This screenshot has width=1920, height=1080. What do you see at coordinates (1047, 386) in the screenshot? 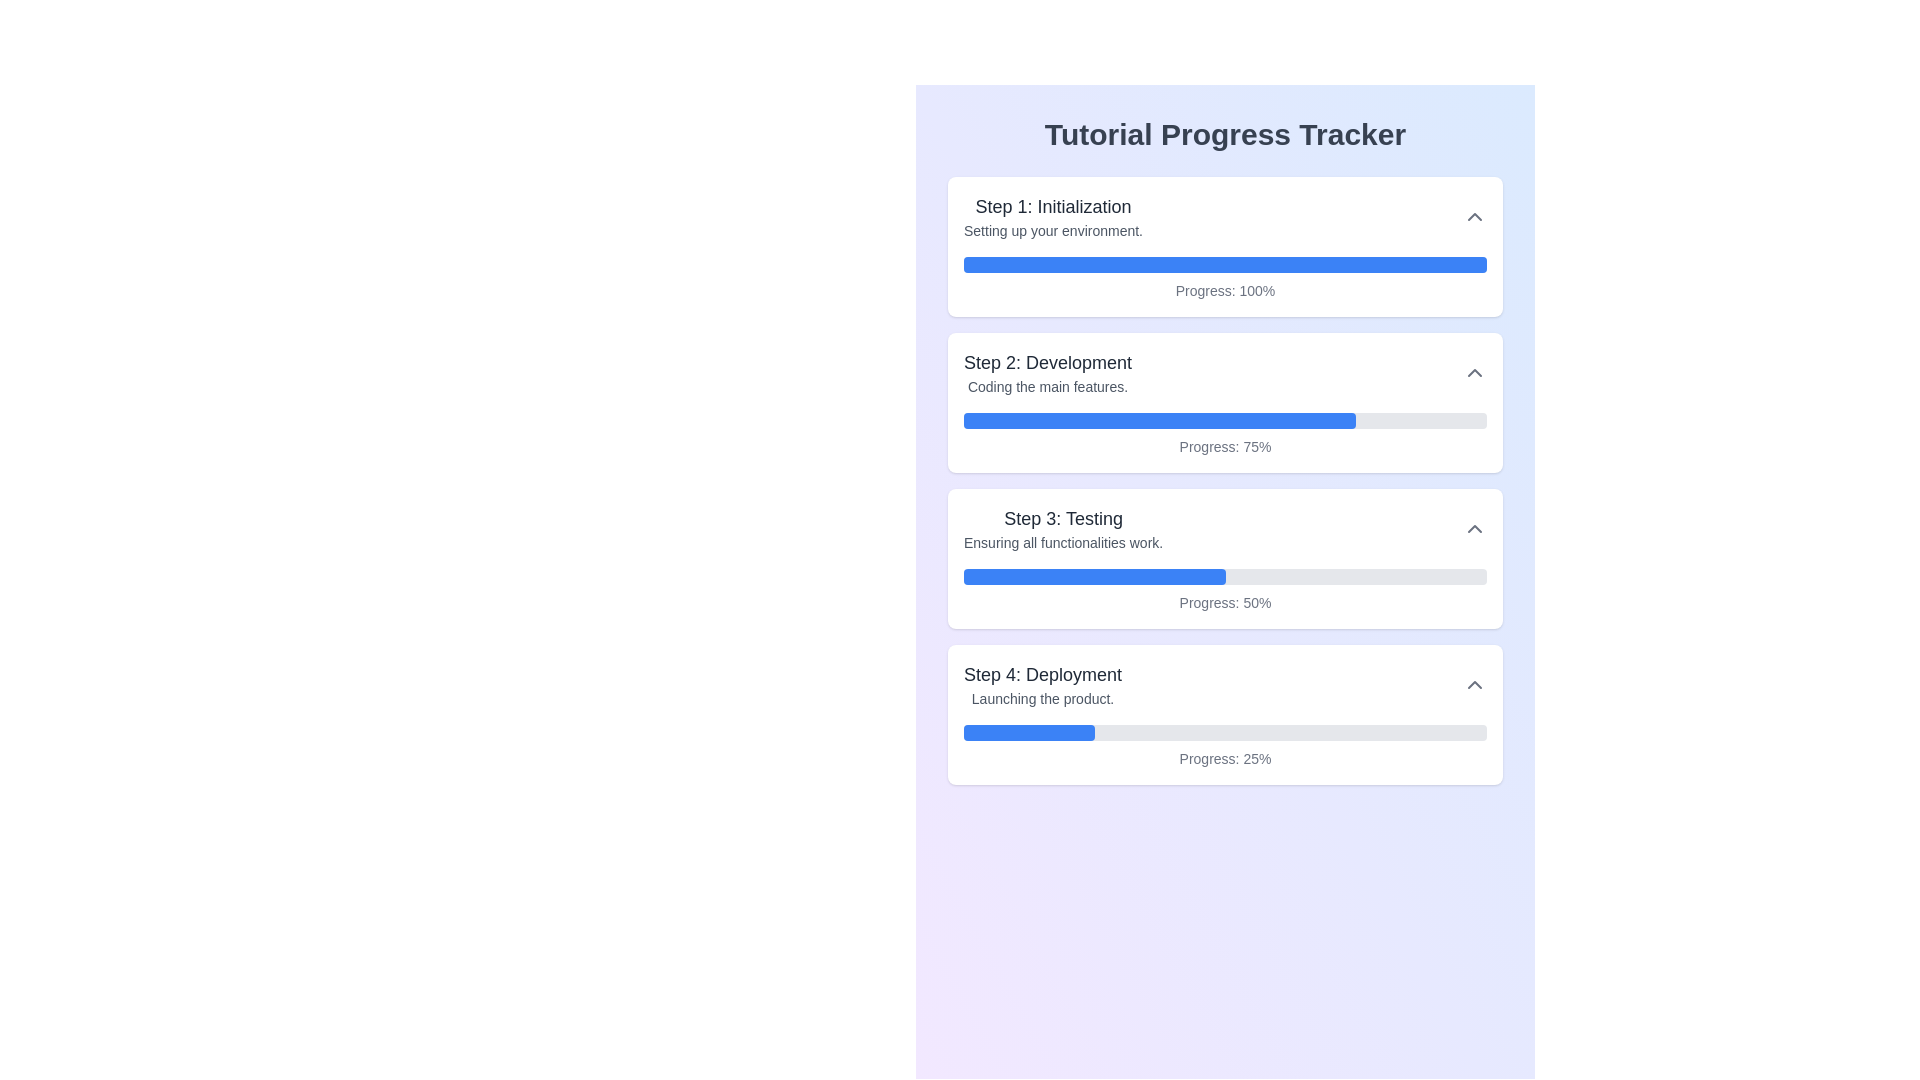
I see `the static text element that reads 'Coding the main features.' which is located beneath 'Step 2: Development' in the 'Tutorial Progress Tracker' card` at bounding box center [1047, 386].